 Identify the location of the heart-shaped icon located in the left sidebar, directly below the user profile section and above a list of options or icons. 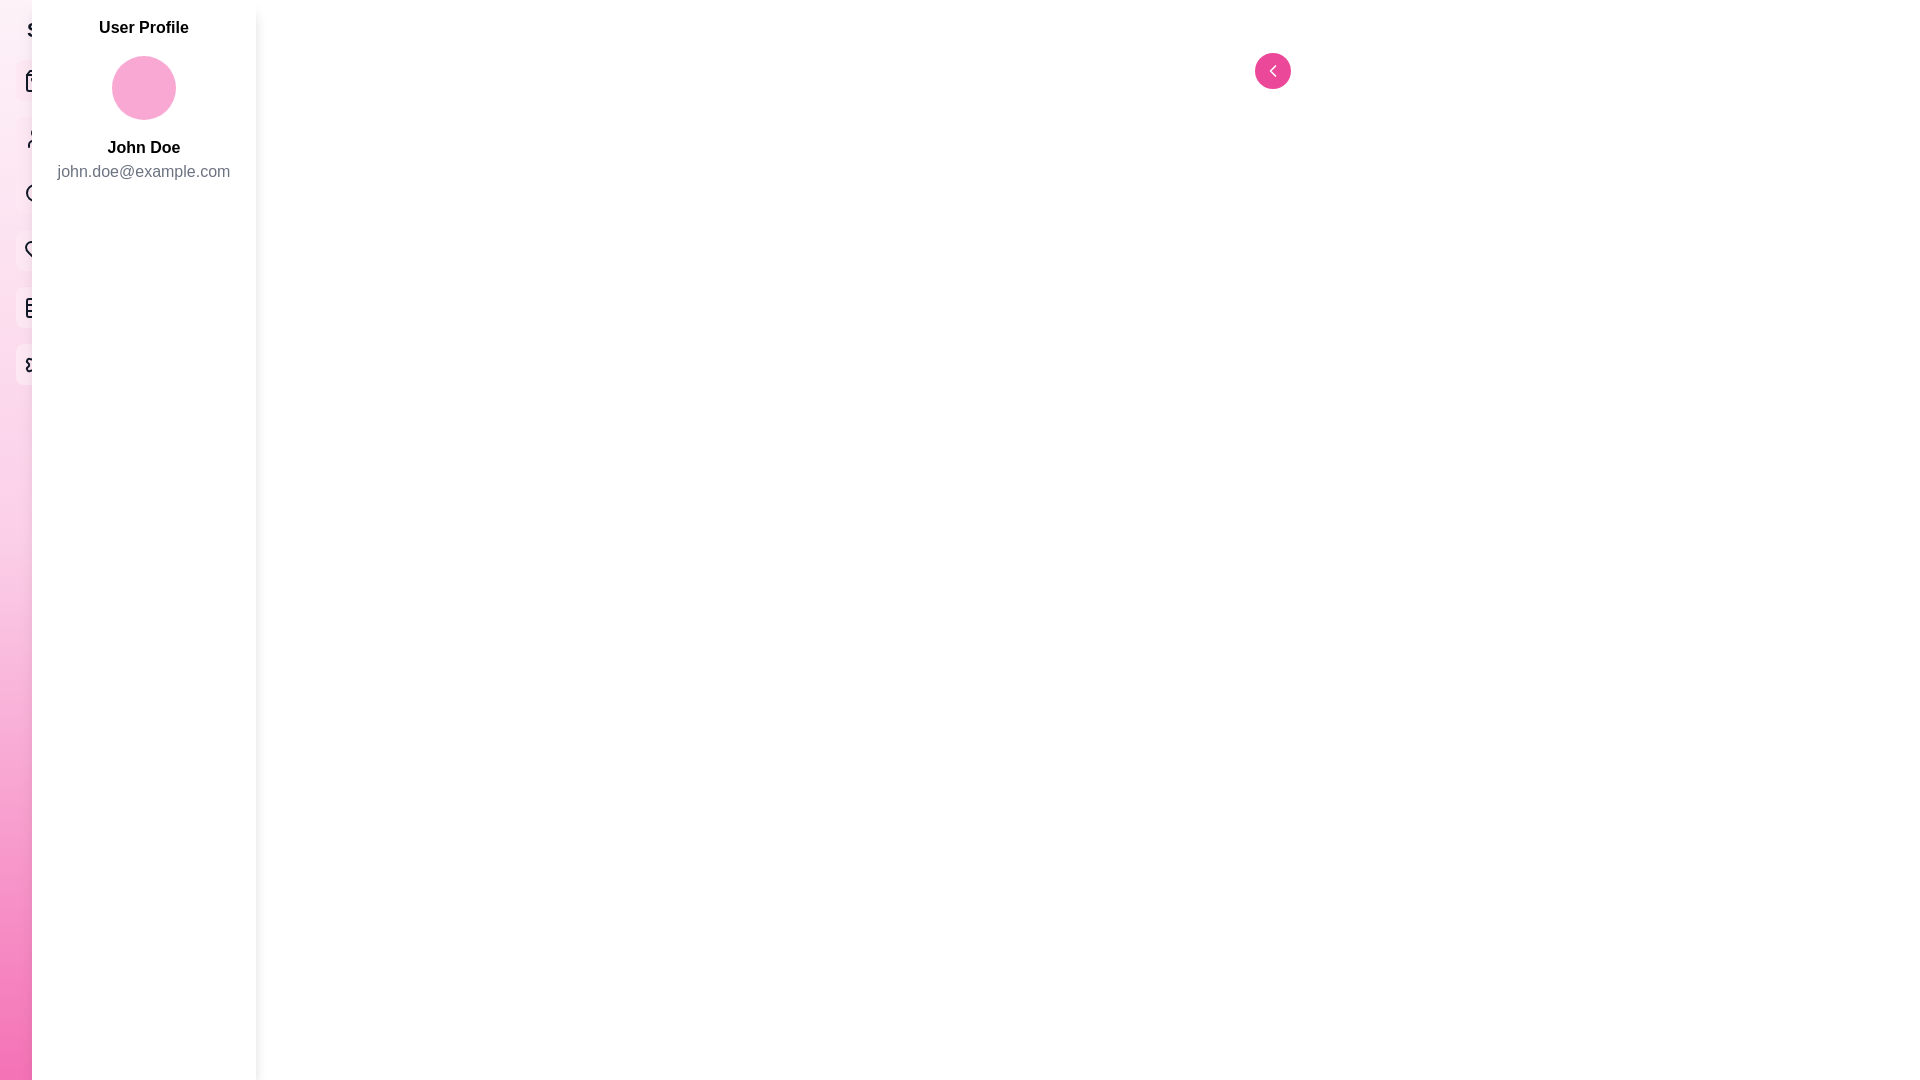
(35, 249).